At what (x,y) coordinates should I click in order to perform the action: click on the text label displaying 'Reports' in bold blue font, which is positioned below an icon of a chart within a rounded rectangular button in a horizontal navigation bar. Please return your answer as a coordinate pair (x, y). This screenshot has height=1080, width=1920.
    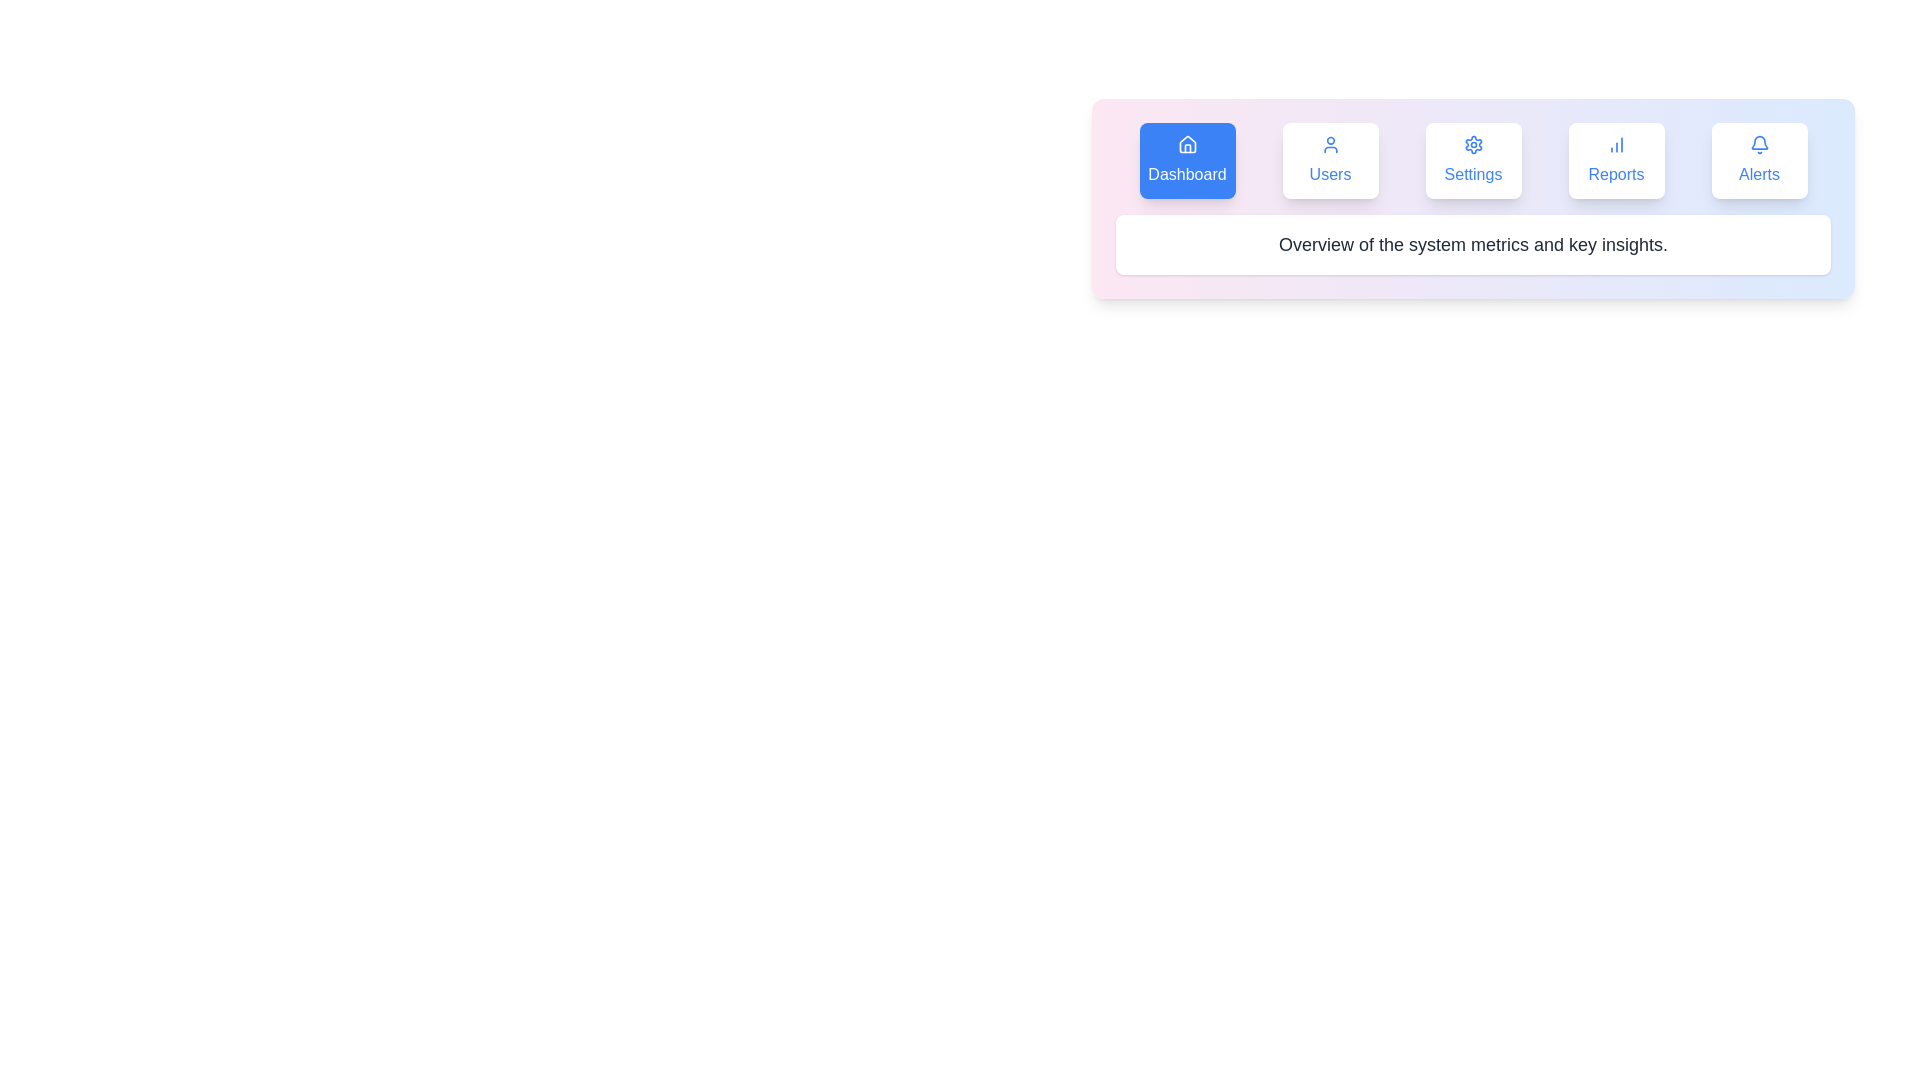
    Looking at the image, I should click on (1616, 173).